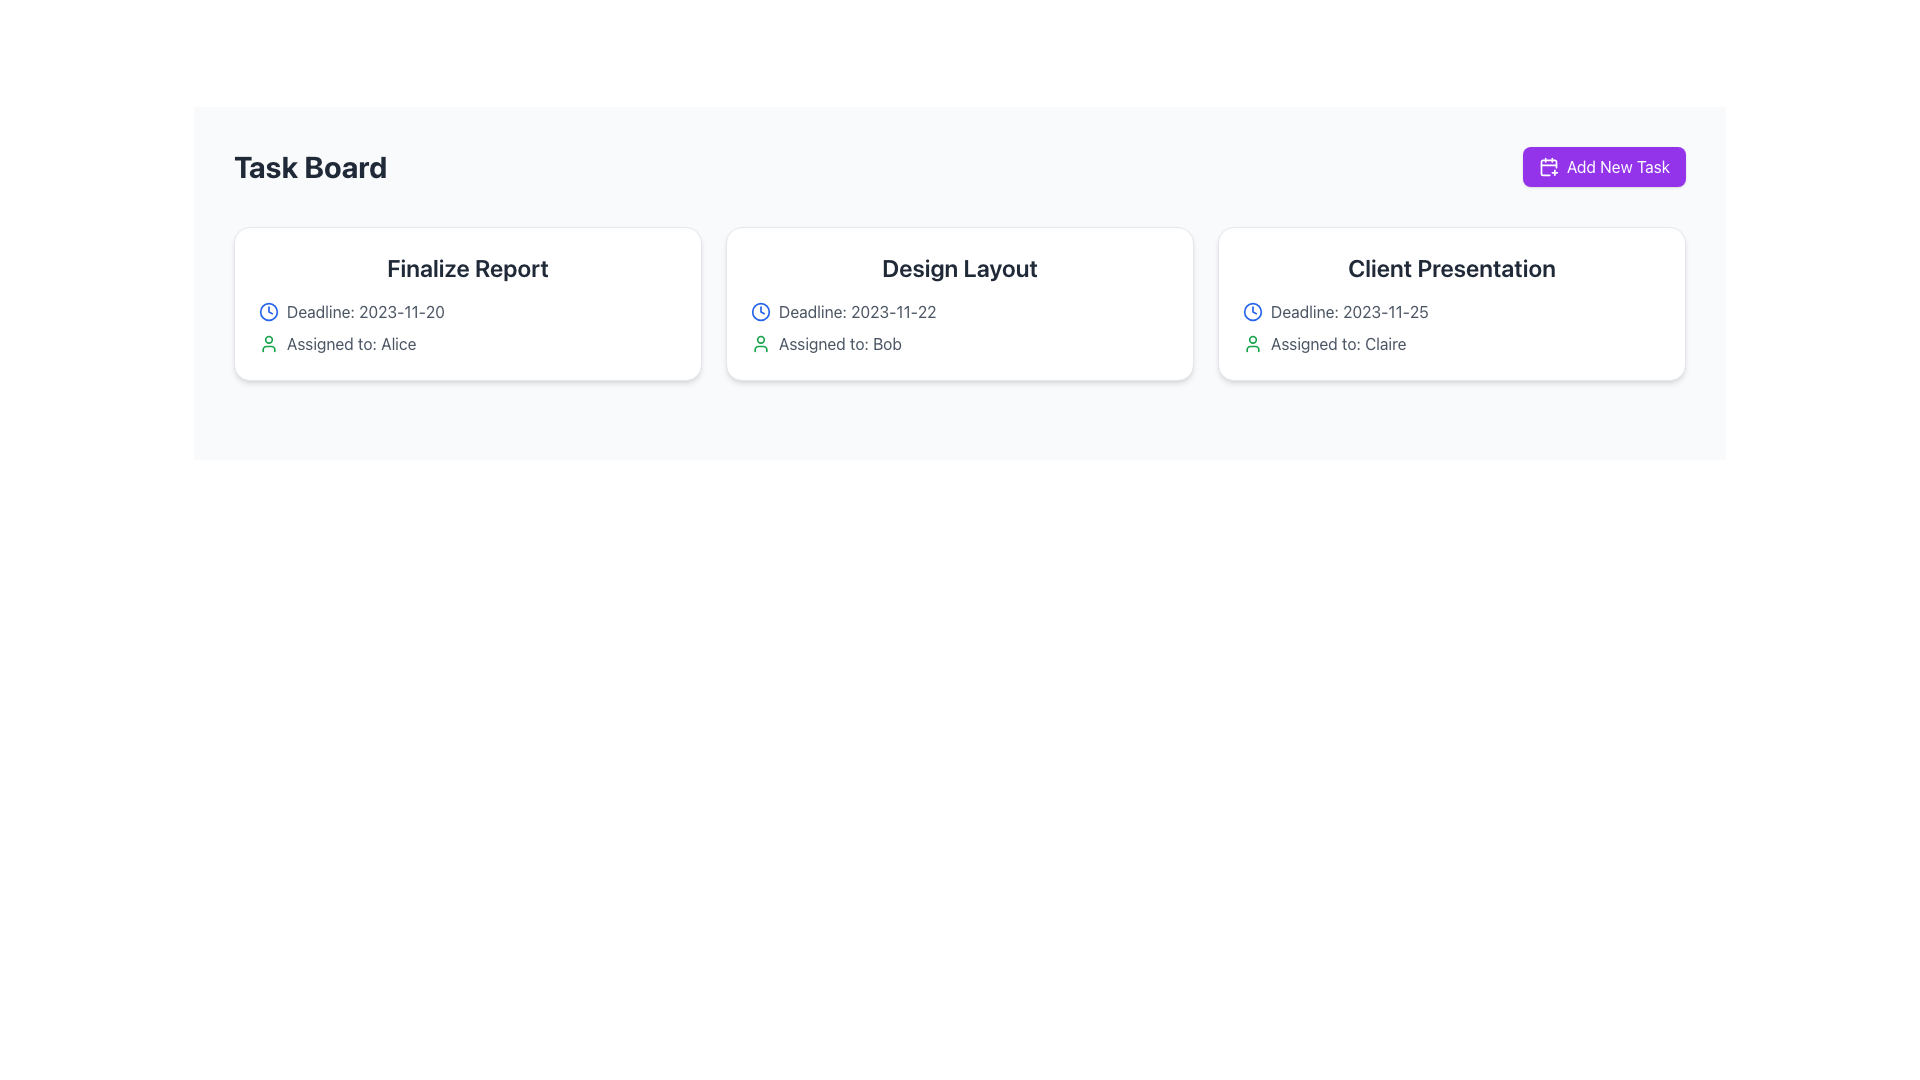 Image resolution: width=1920 pixels, height=1080 pixels. What do you see at coordinates (760, 312) in the screenshot?
I see `the blue clock icon with a circular outline, located before the text 'Deadline: 2023-11-22' in the middle task card` at bounding box center [760, 312].